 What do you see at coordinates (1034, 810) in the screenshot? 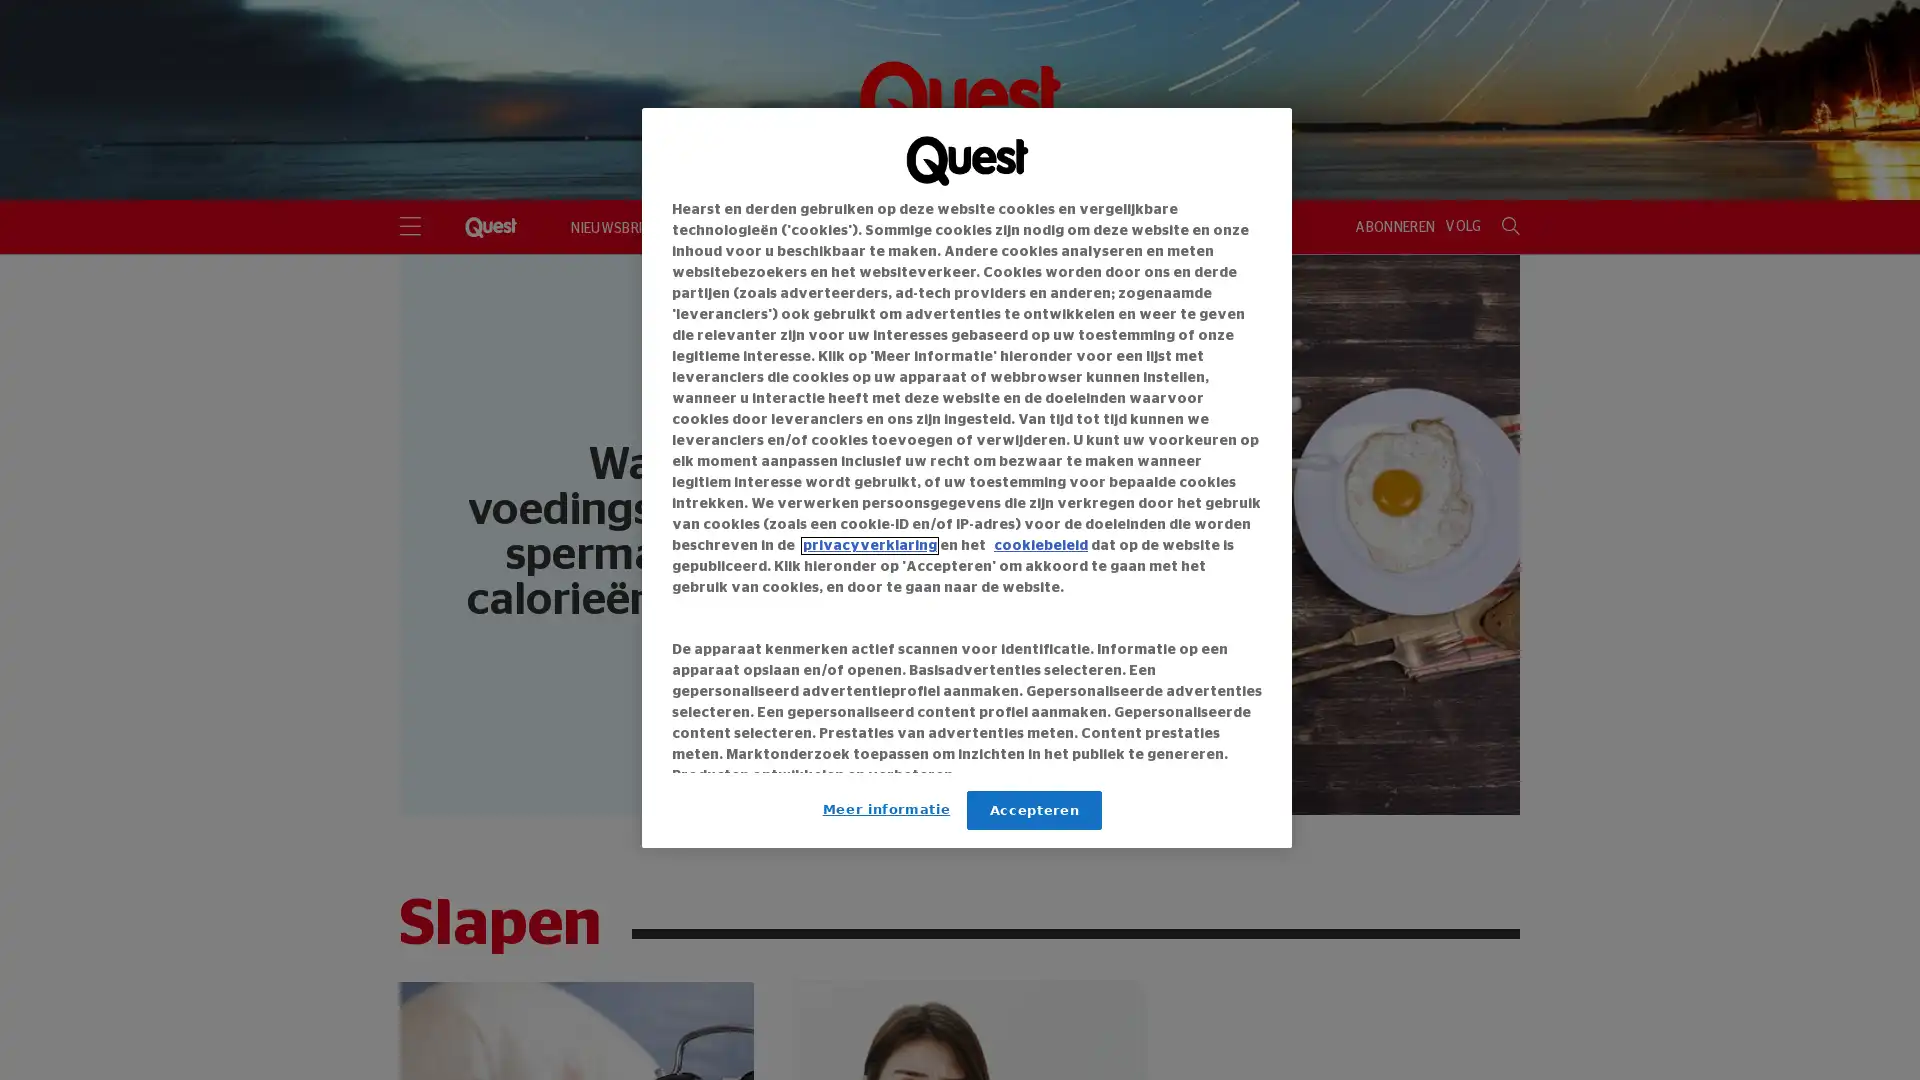
I see `Accepteren` at bounding box center [1034, 810].